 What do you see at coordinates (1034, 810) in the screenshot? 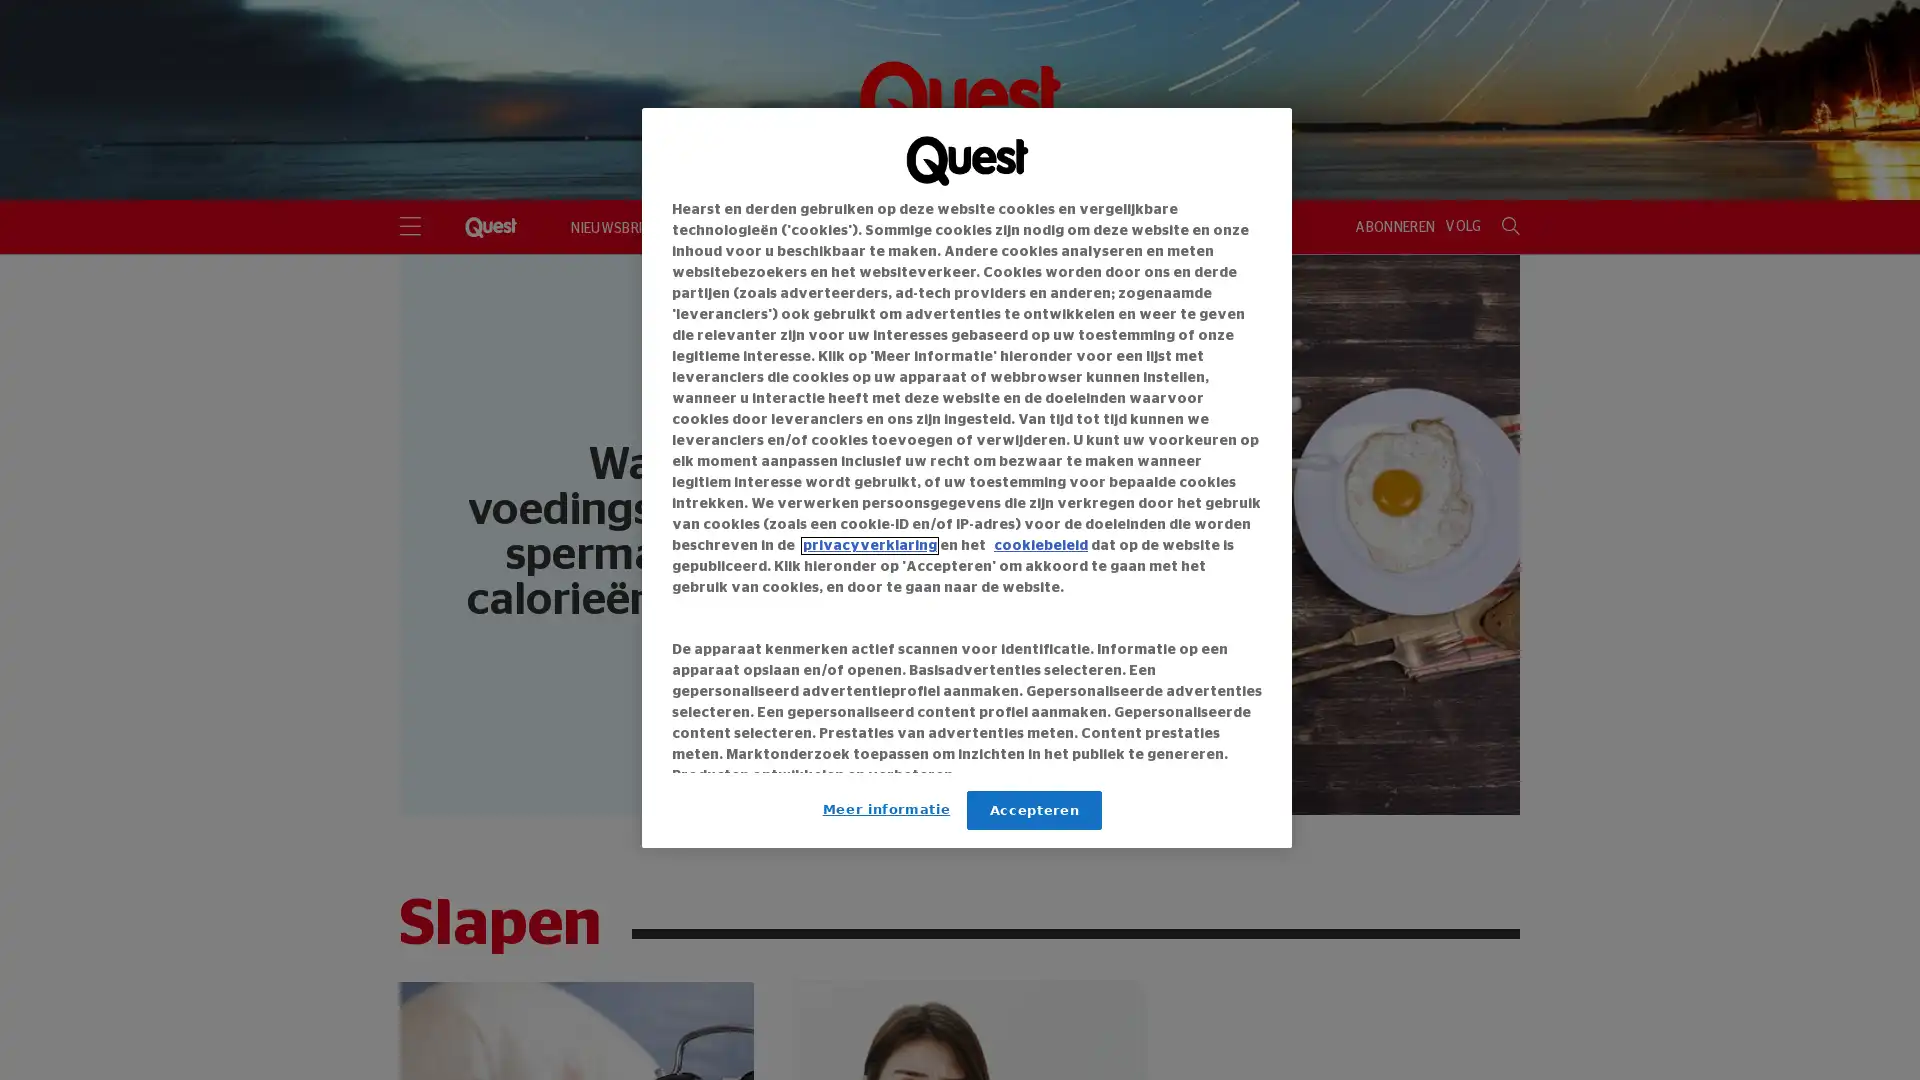
I see `Accepteren` at bounding box center [1034, 810].